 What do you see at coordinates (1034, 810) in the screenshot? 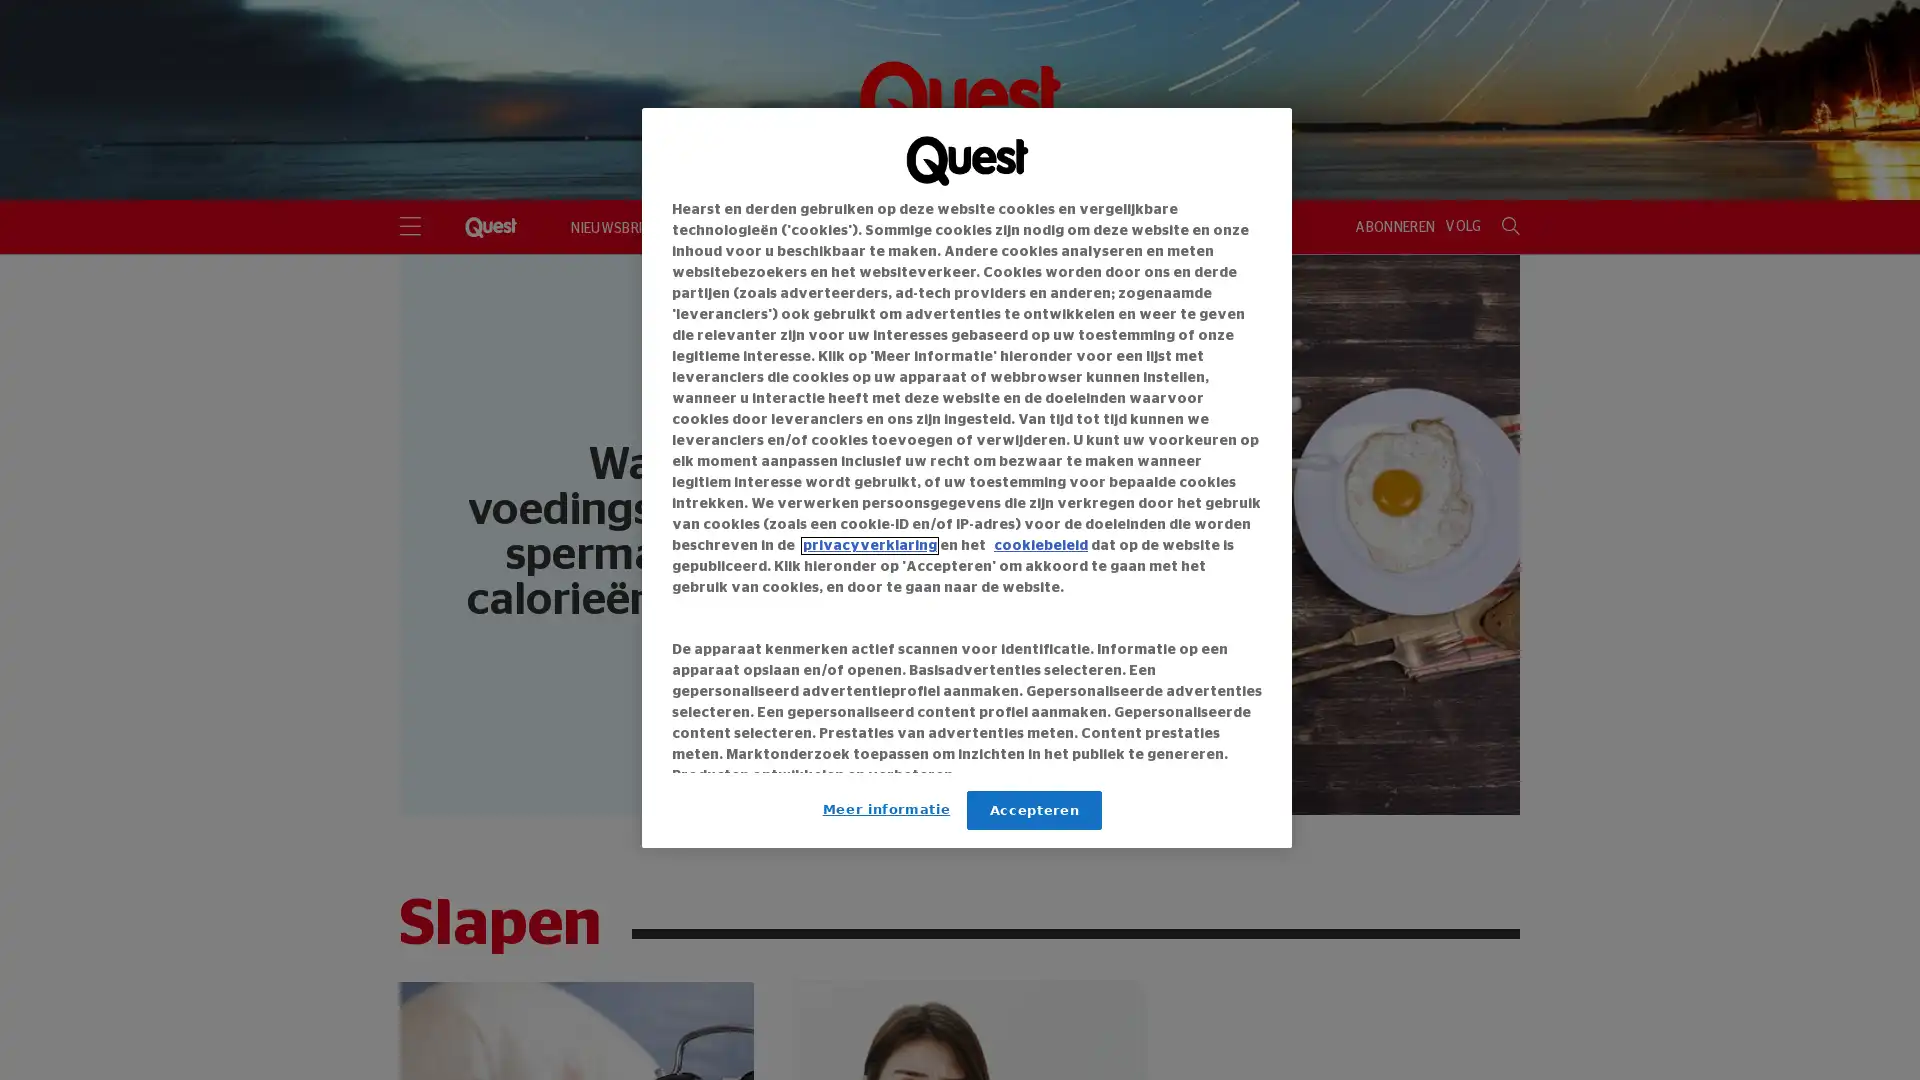
I see `Accepteren` at bounding box center [1034, 810].